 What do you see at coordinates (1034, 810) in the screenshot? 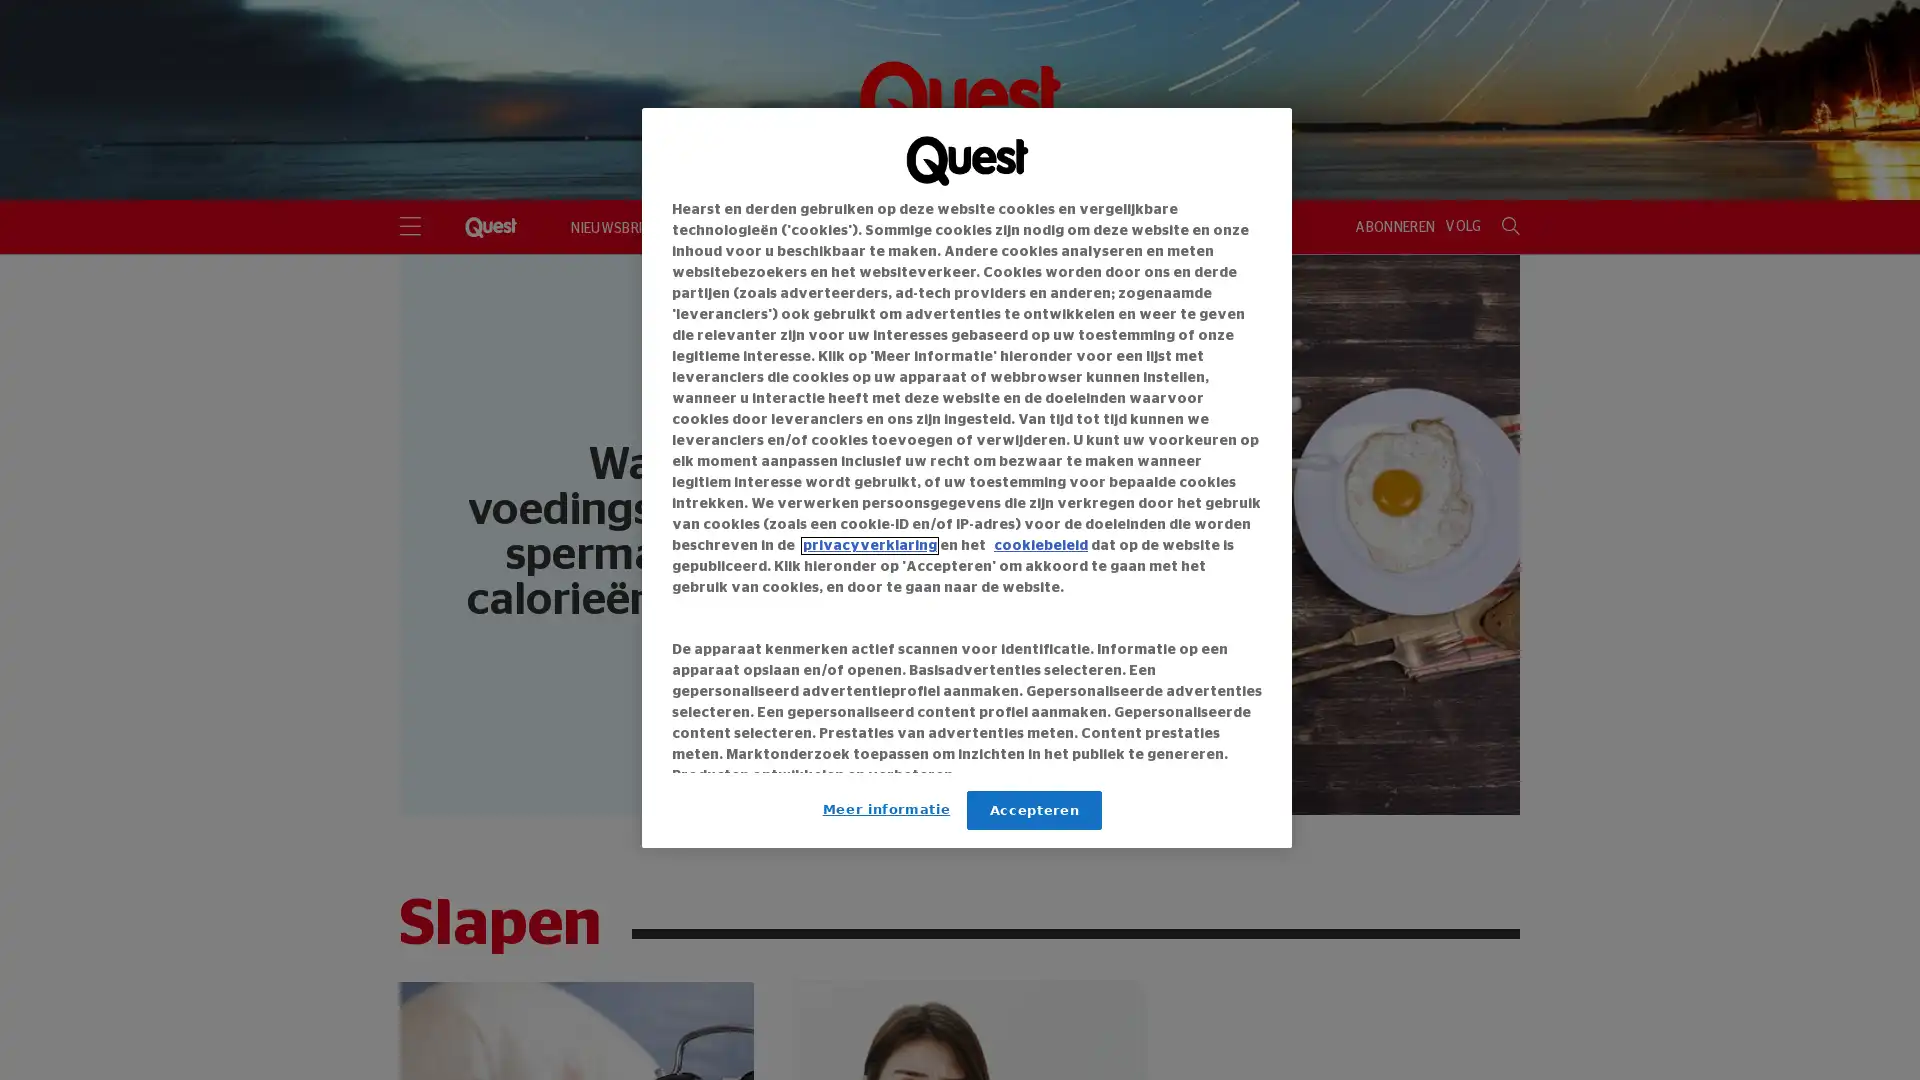
I see `Accepteren` at bounding box center [1034, 810].